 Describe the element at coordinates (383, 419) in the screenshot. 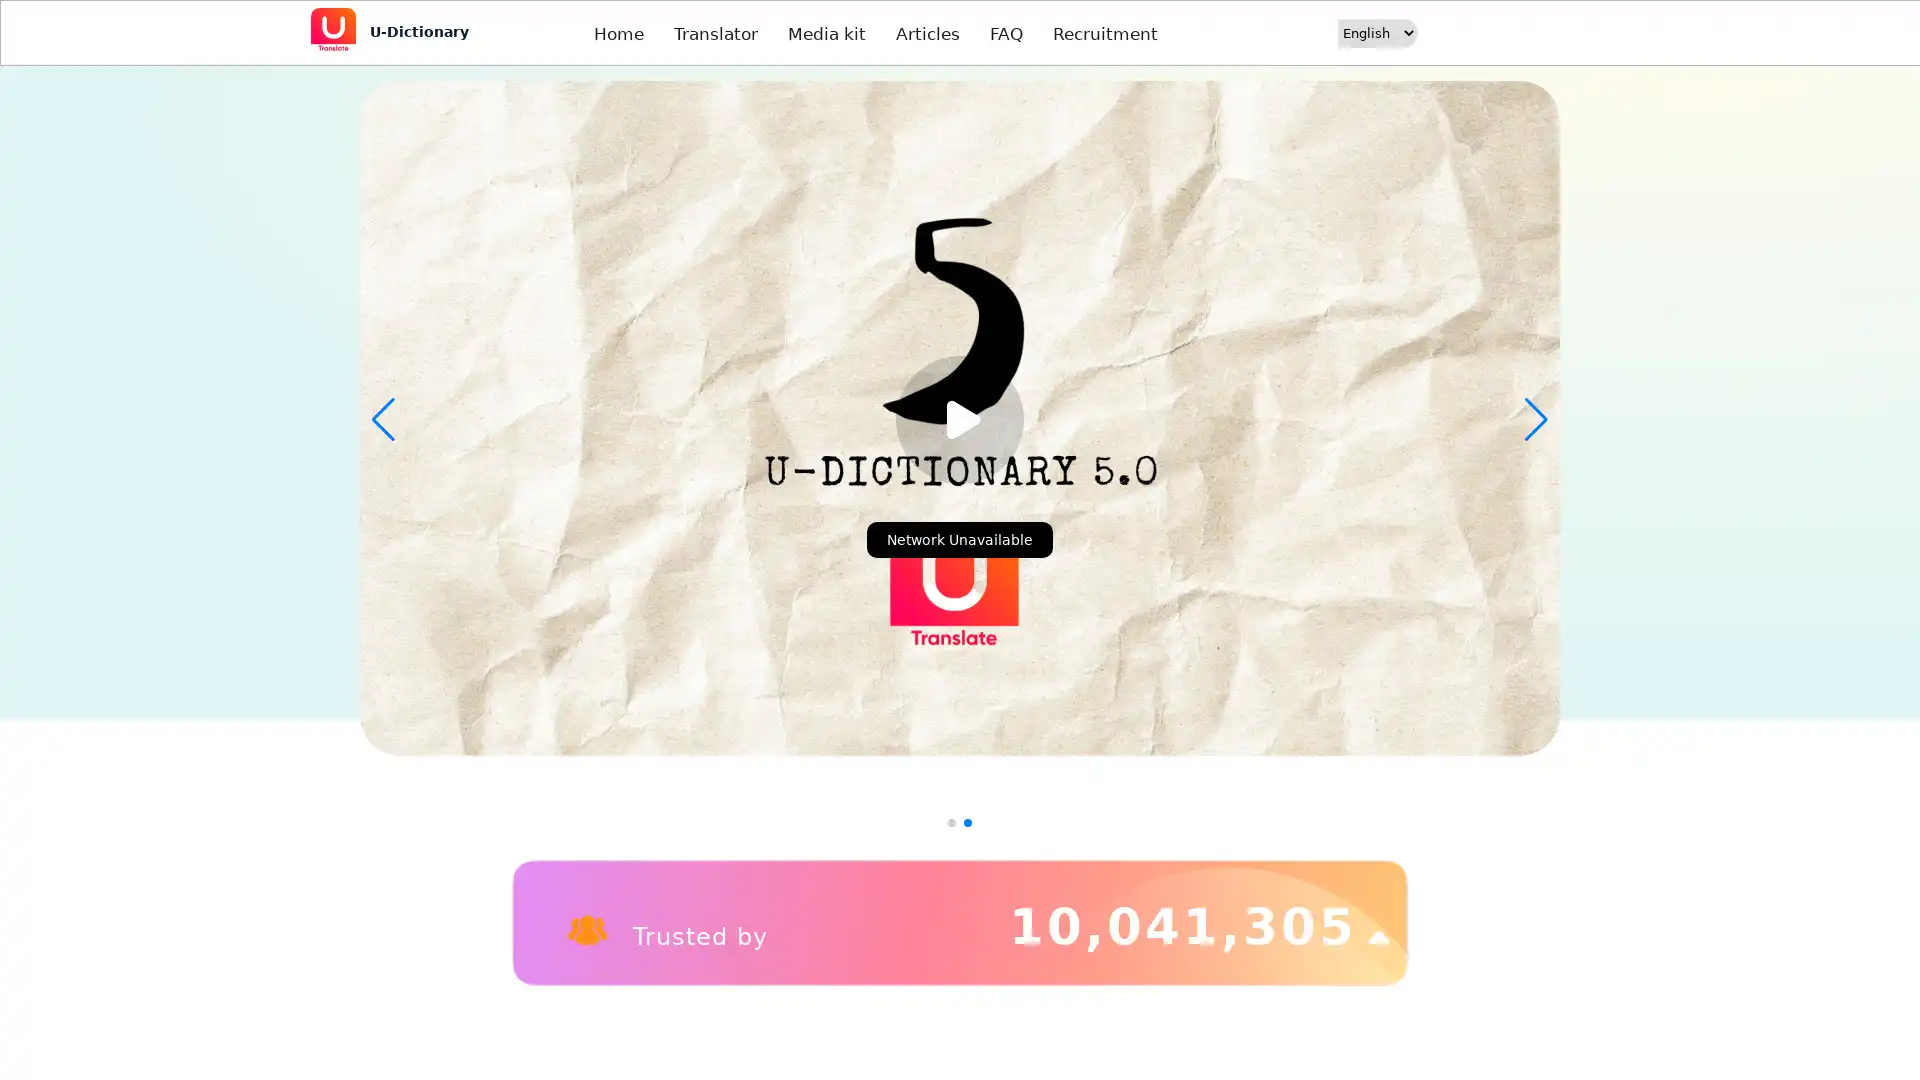

I see `Previous slide` at that location.